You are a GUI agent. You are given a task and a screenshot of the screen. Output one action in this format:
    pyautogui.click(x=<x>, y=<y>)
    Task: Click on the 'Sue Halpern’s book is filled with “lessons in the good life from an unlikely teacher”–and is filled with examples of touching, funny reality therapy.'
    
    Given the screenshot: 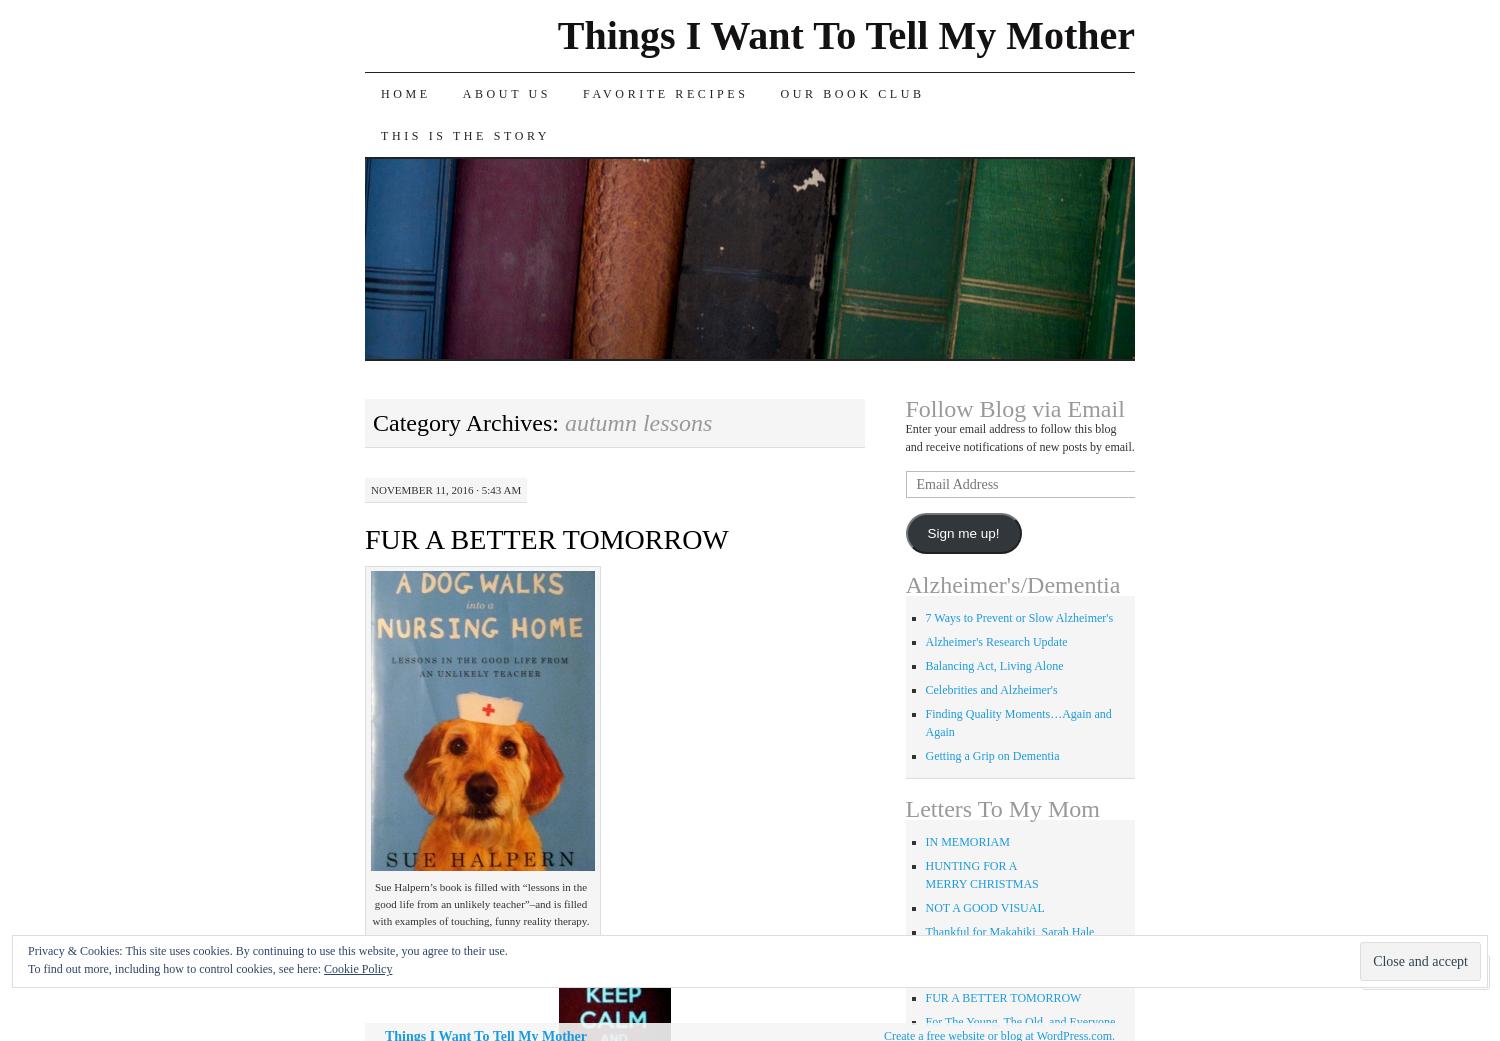 What is the action you would take?
    pyautogui.click(x=479, y=903)
    